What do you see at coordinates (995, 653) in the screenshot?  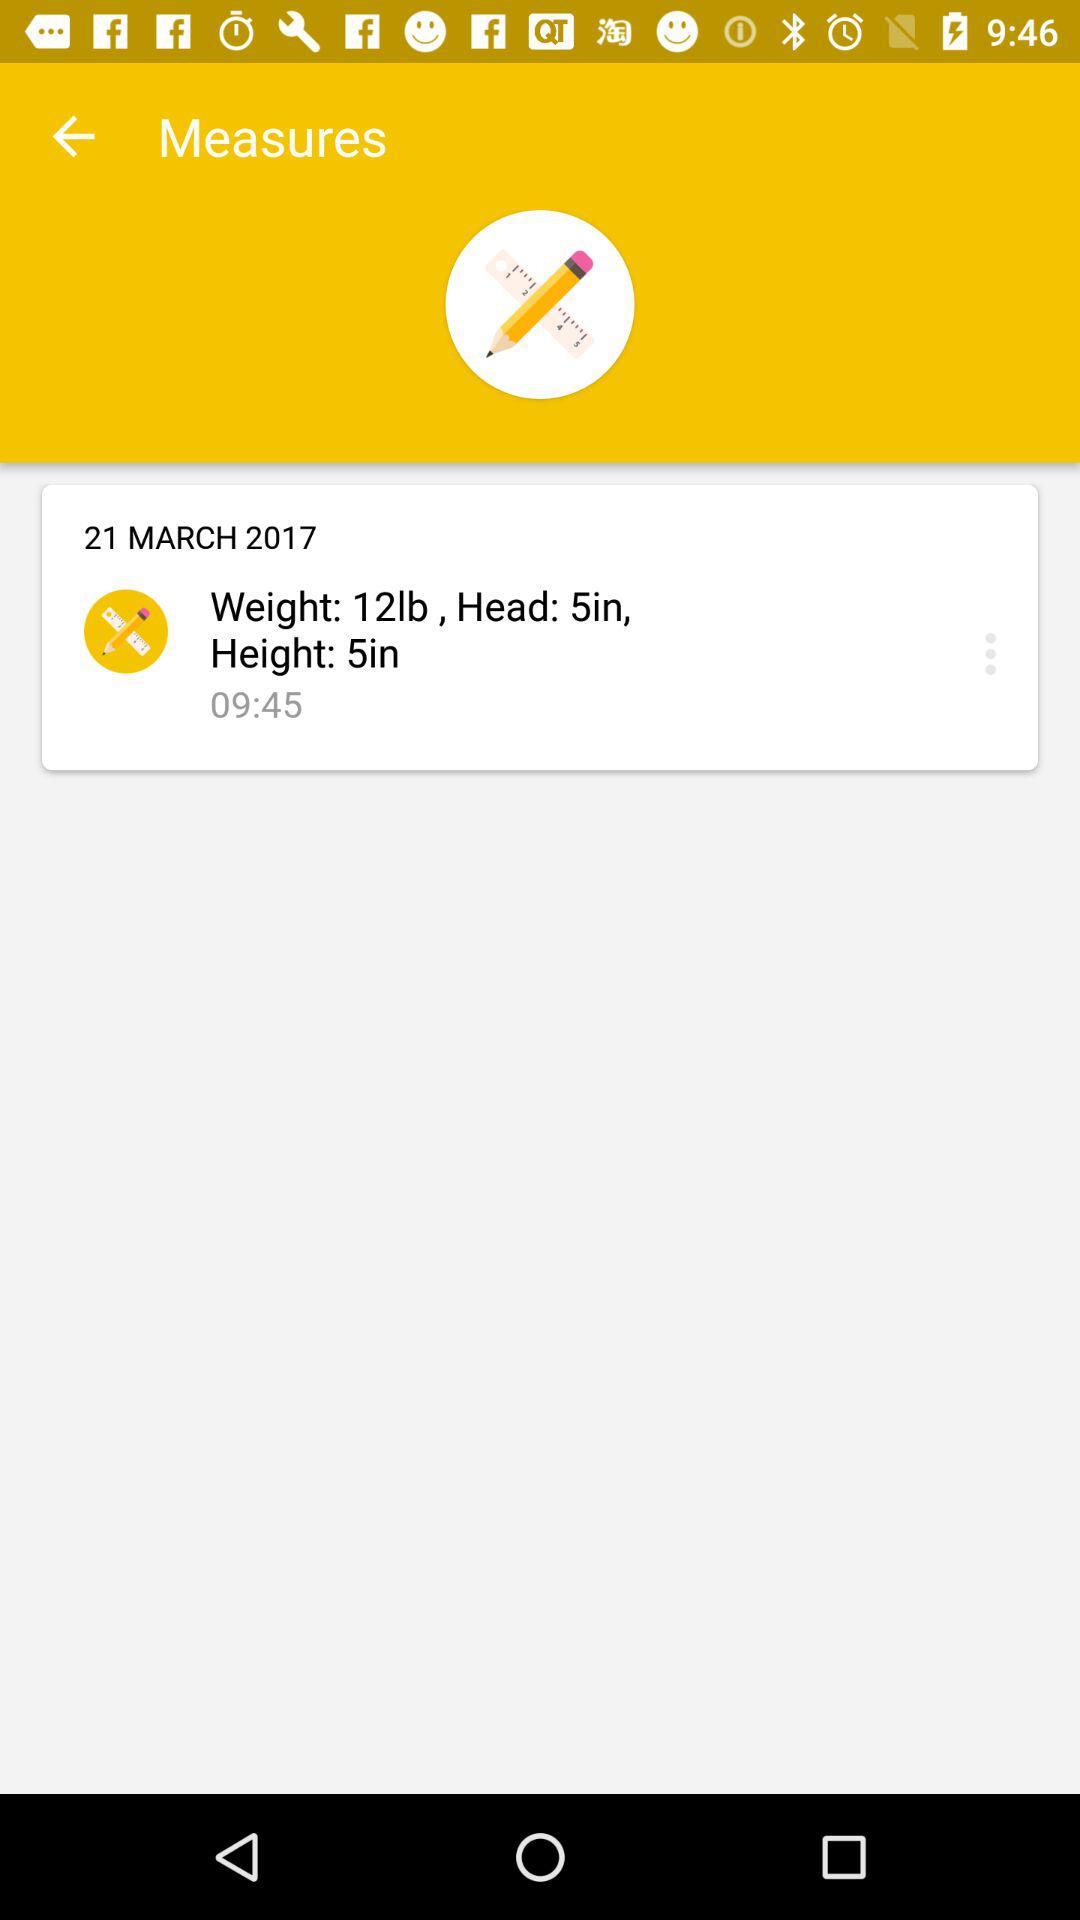 I see `press to submit` at bounding box center [995, 653].